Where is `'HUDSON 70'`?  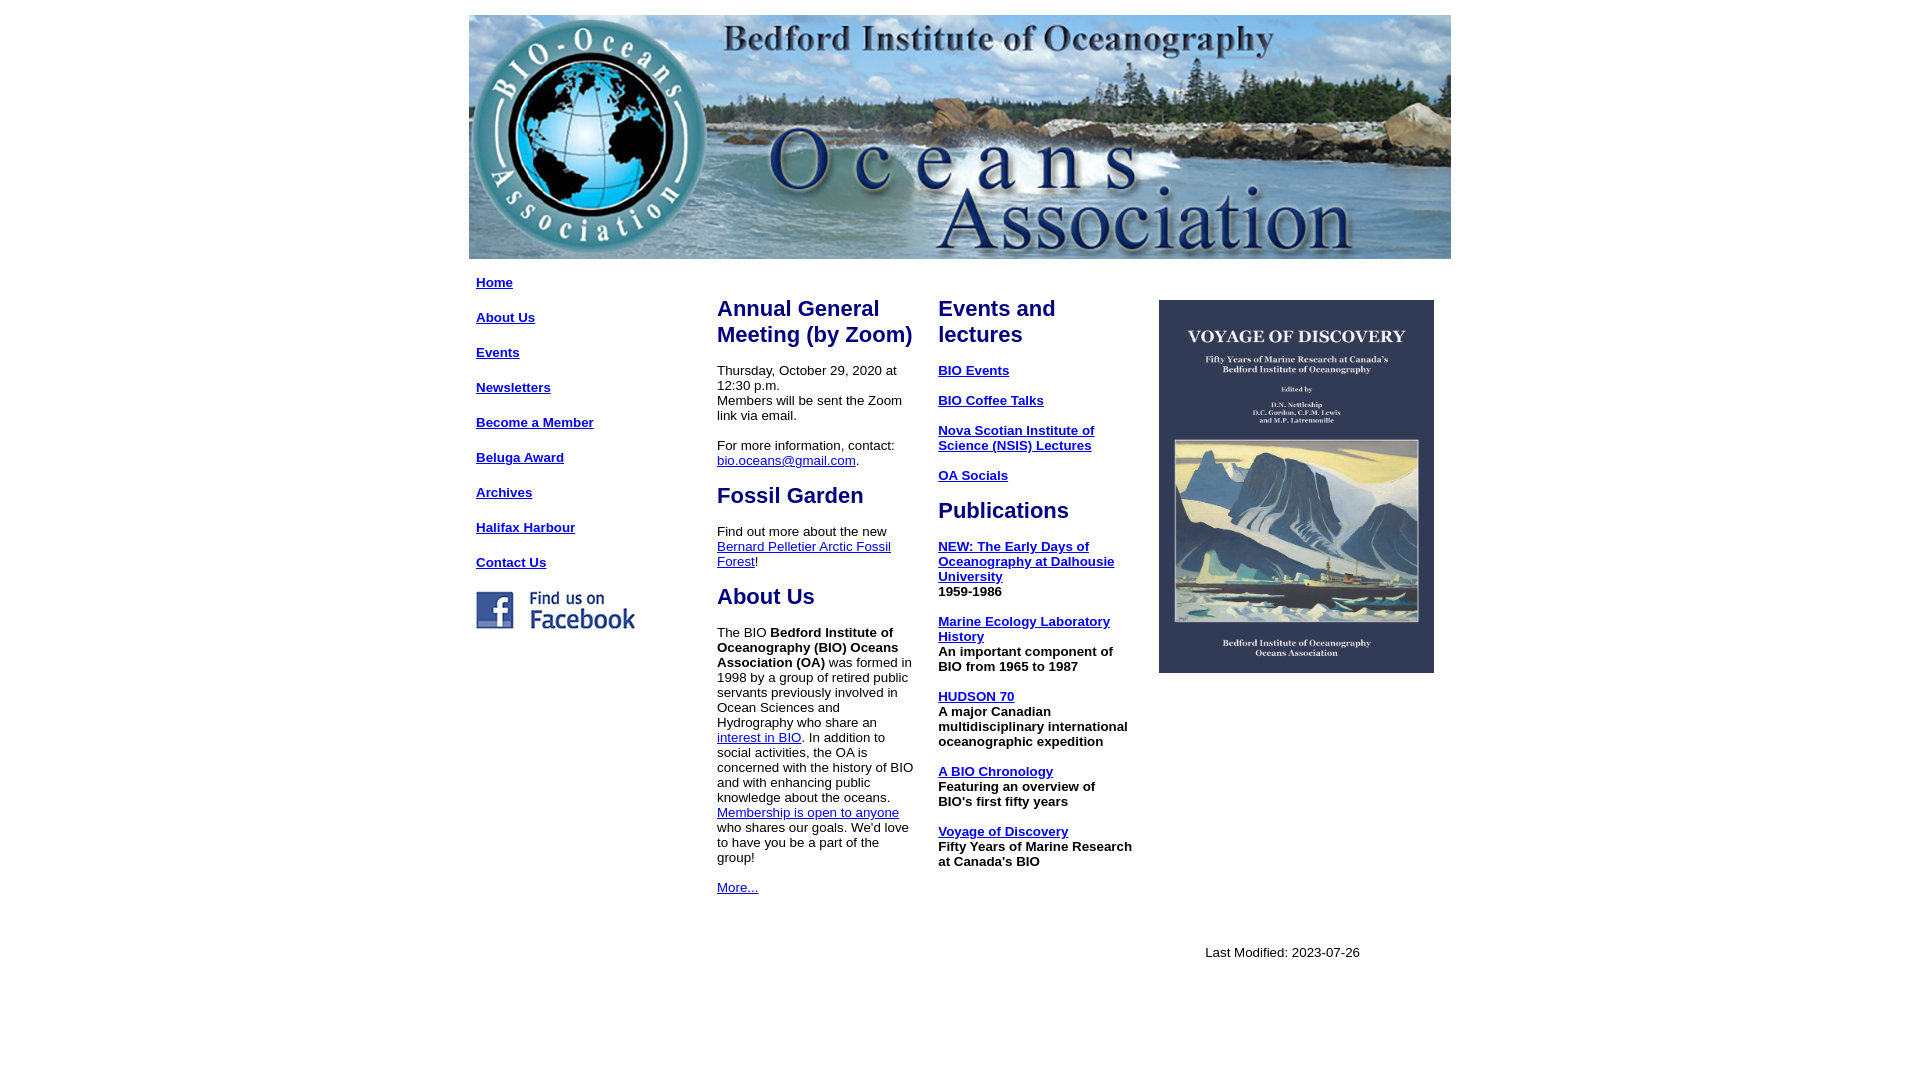
'HUDSON 70' is located at coordinates (936, 695).